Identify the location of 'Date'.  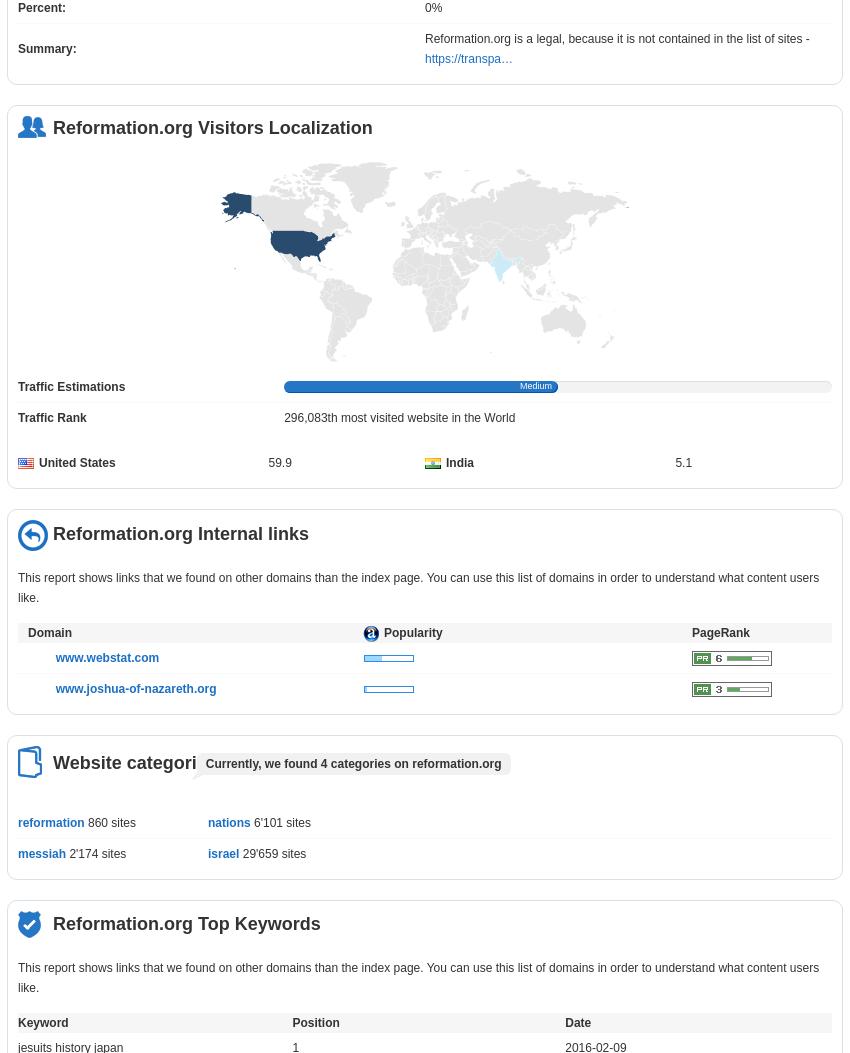
(578, 1021).